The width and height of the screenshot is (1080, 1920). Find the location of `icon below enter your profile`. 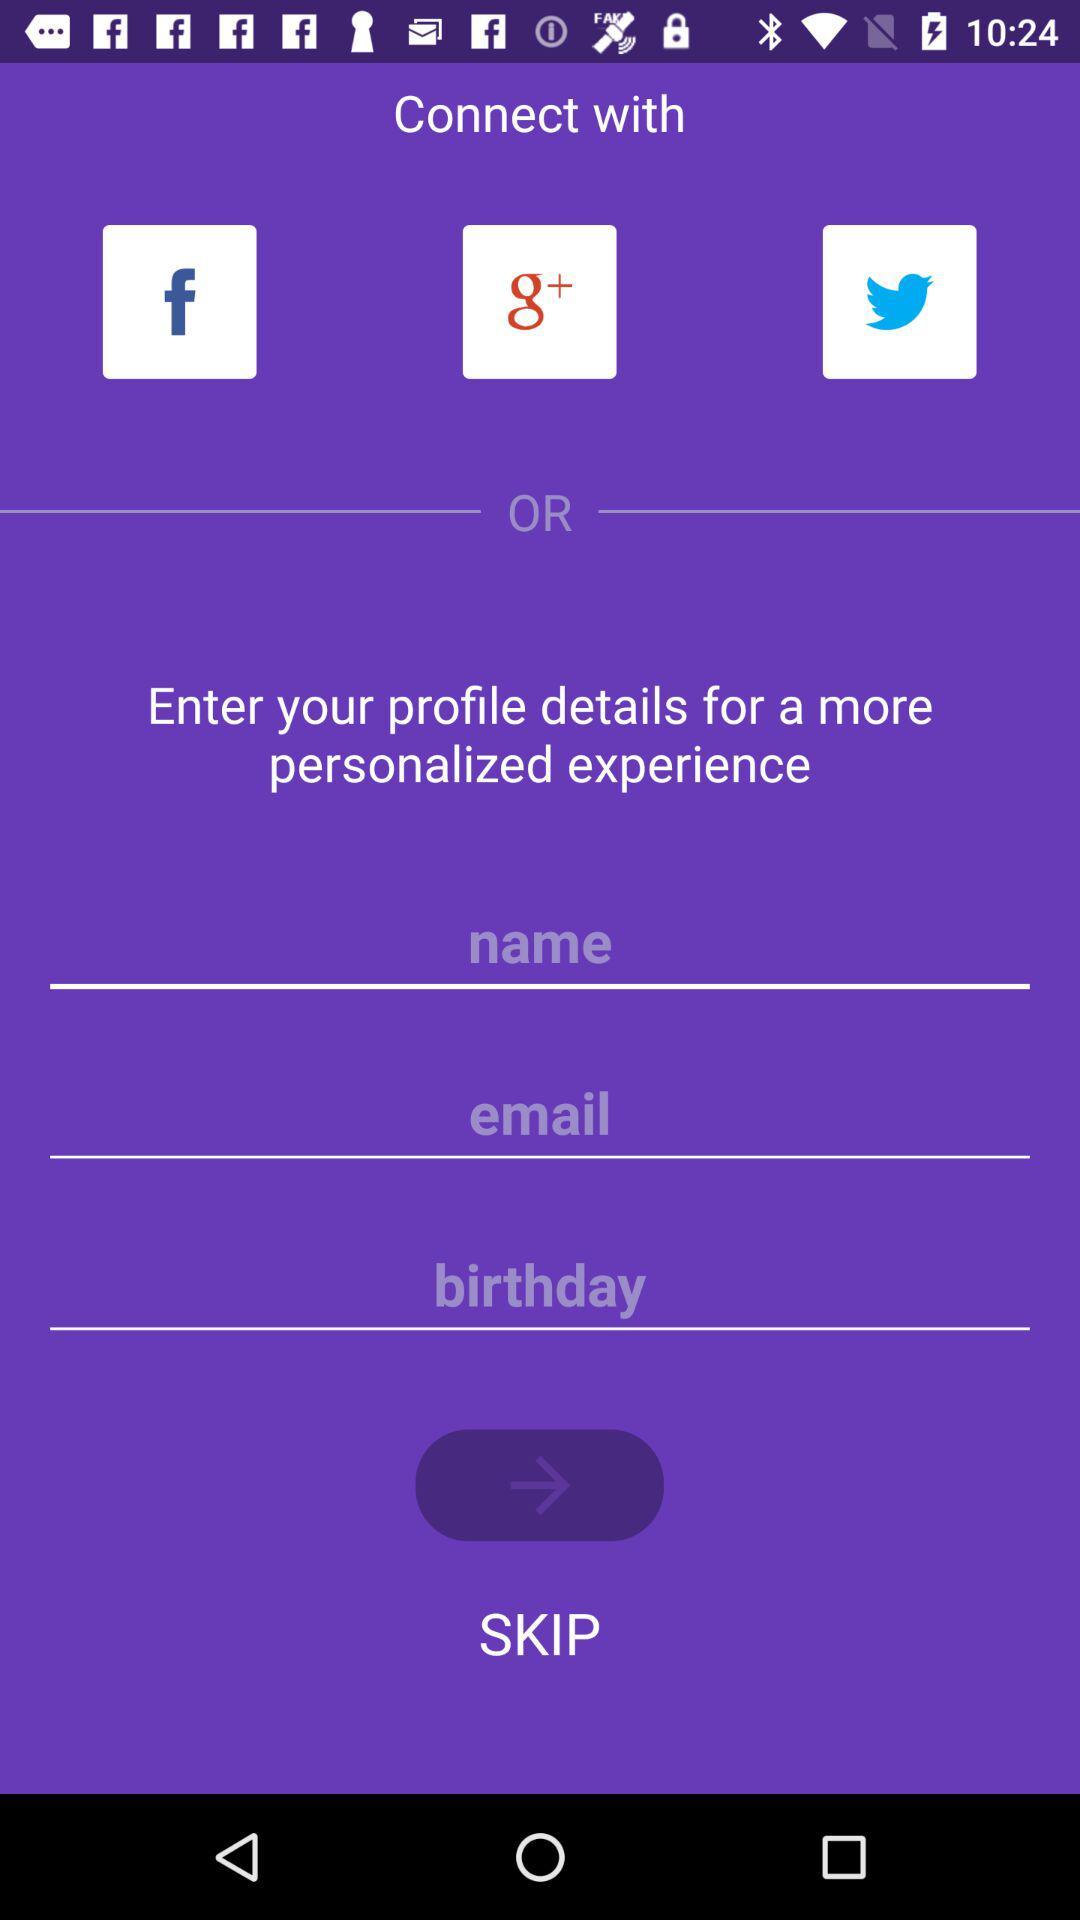

icon below enter your profile is located at coordinates (540, 940).